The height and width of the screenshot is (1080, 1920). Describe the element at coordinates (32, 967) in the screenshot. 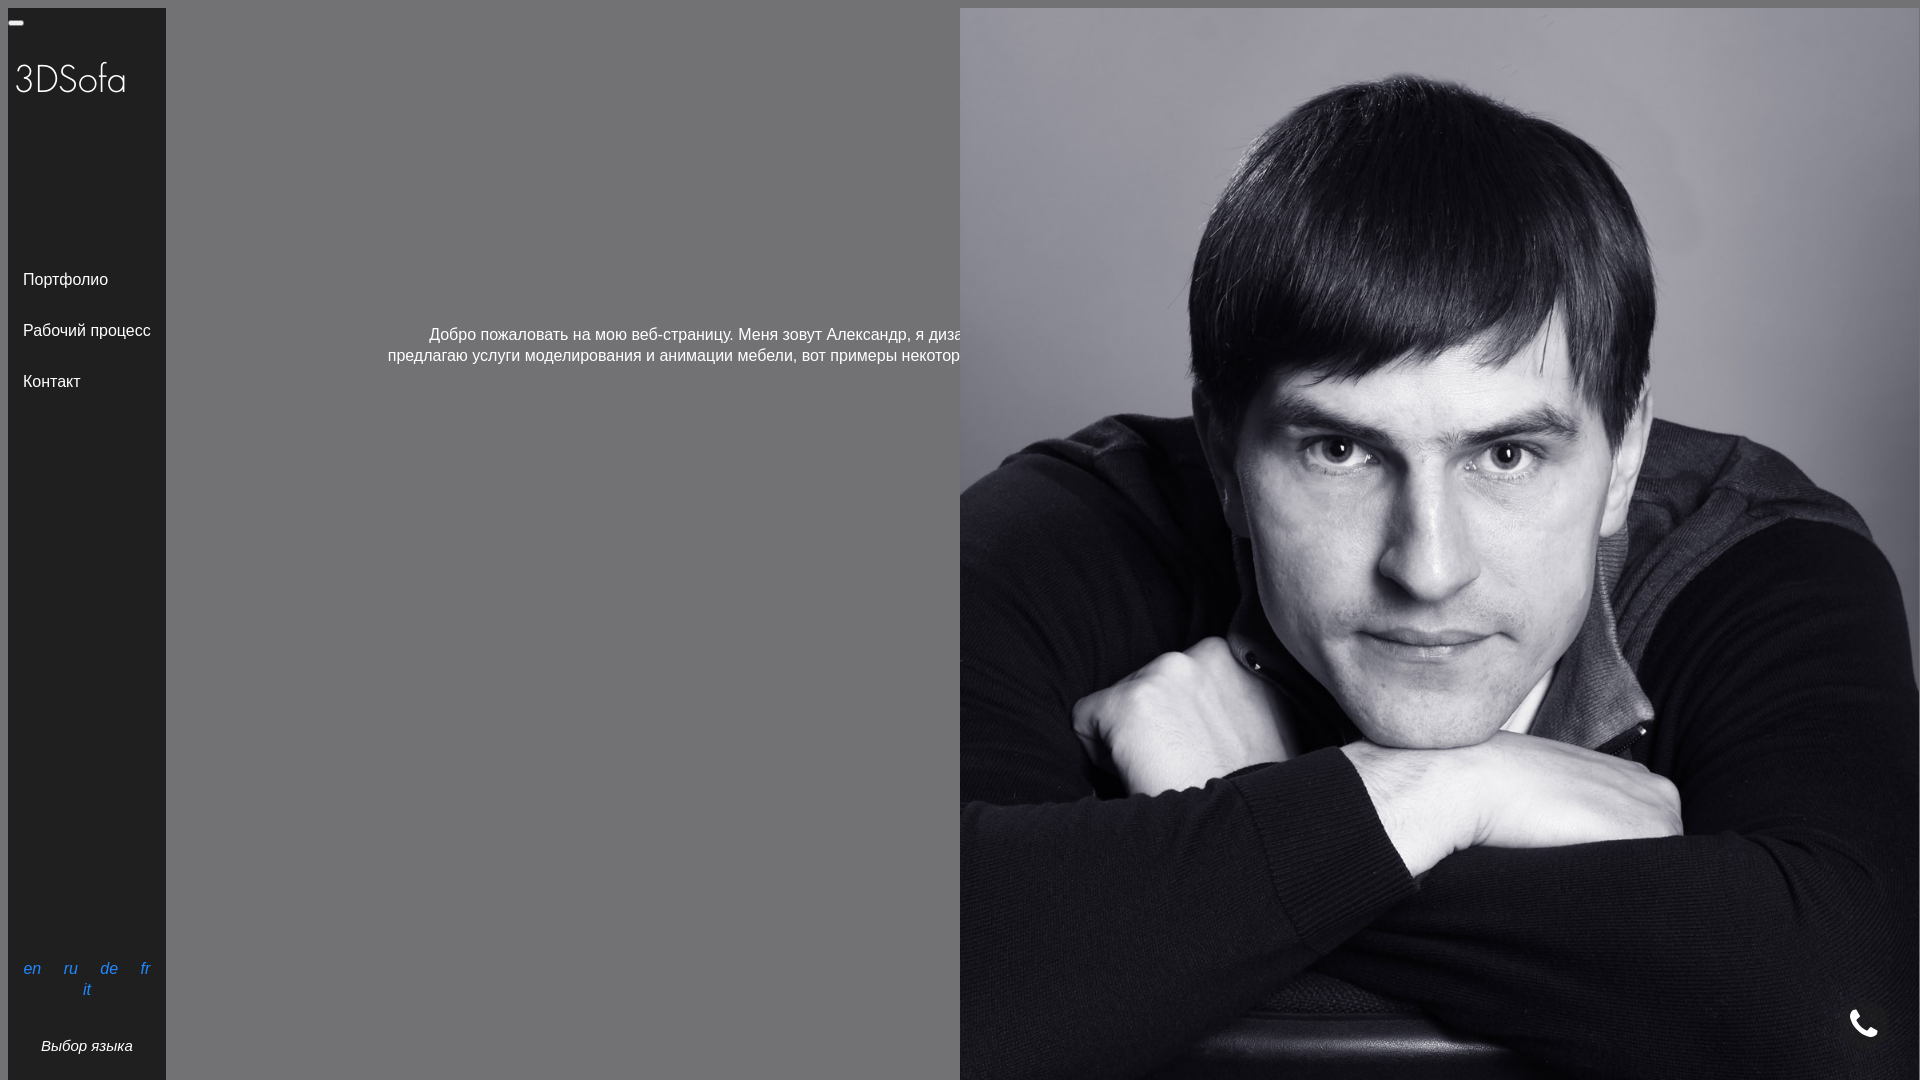

I see `'en'` at that location.